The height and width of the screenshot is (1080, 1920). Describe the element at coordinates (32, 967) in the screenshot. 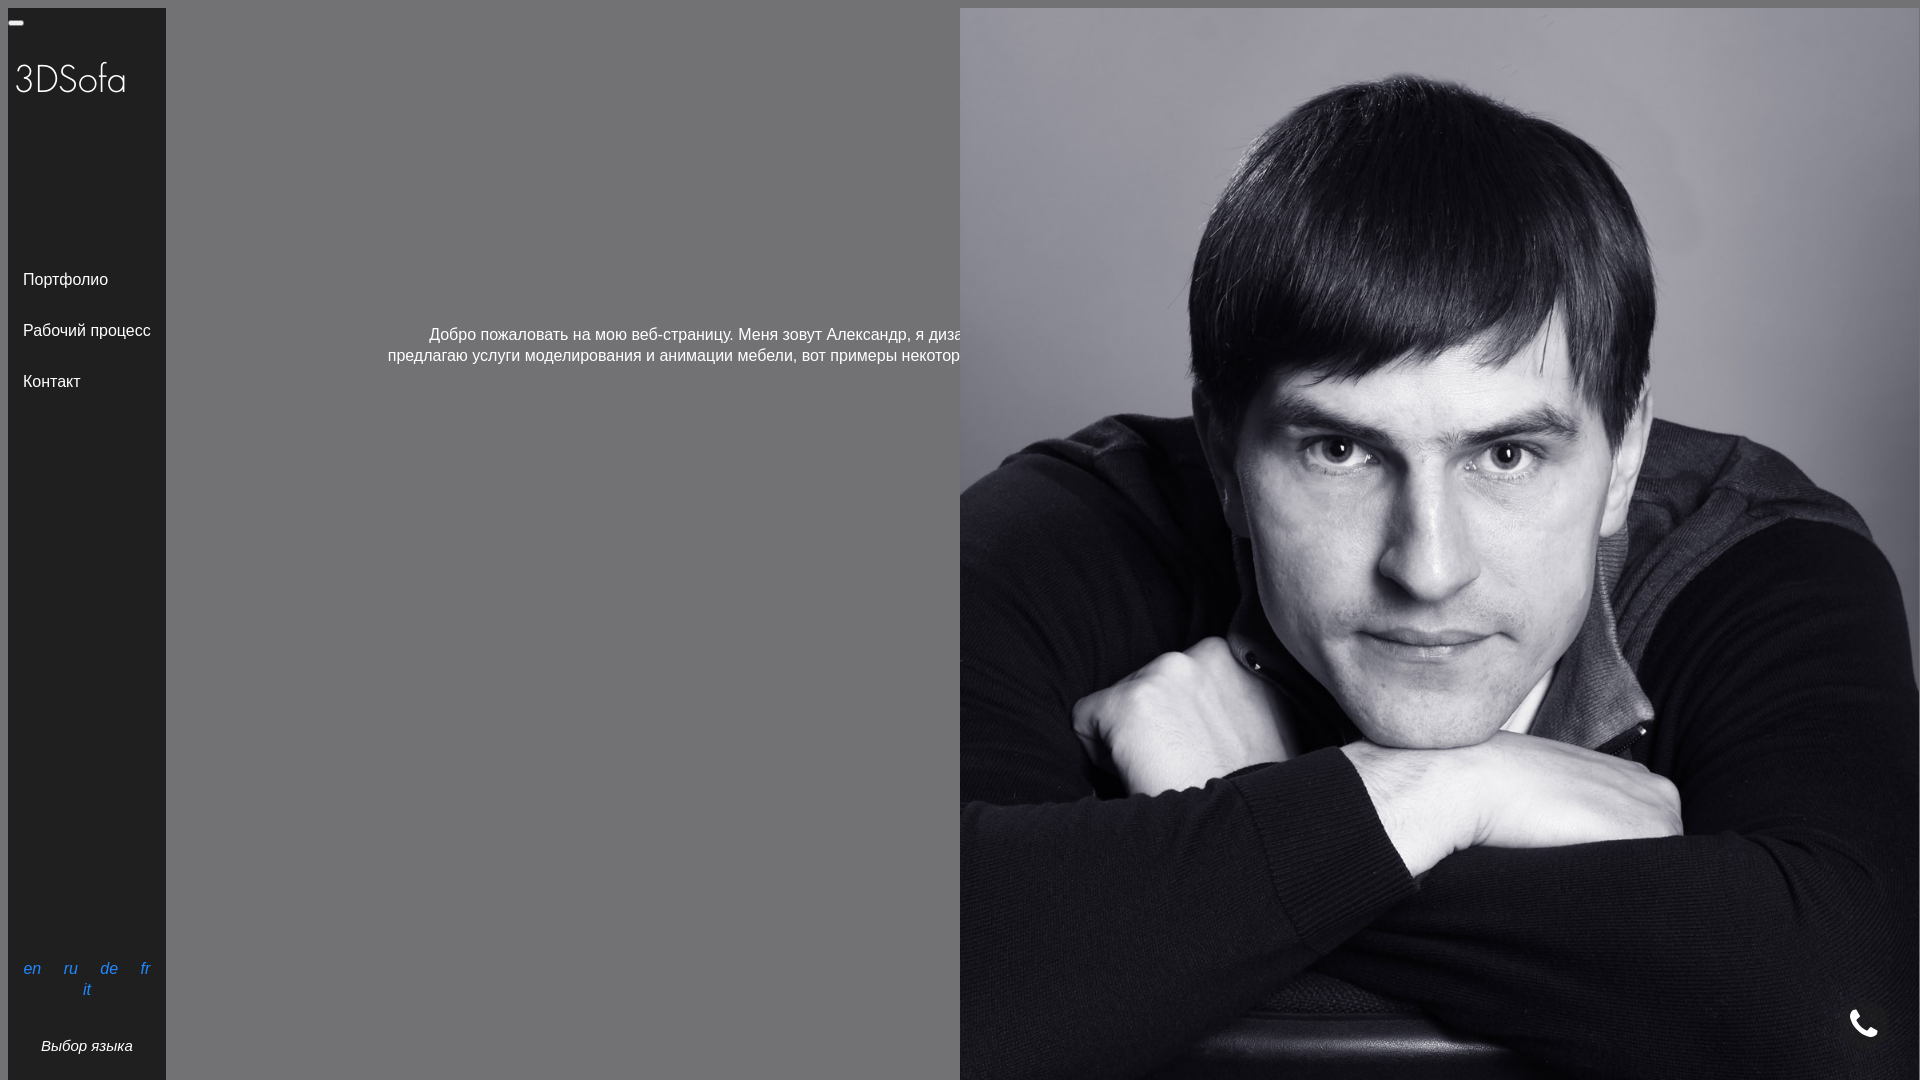

I see `'en'` at that location.